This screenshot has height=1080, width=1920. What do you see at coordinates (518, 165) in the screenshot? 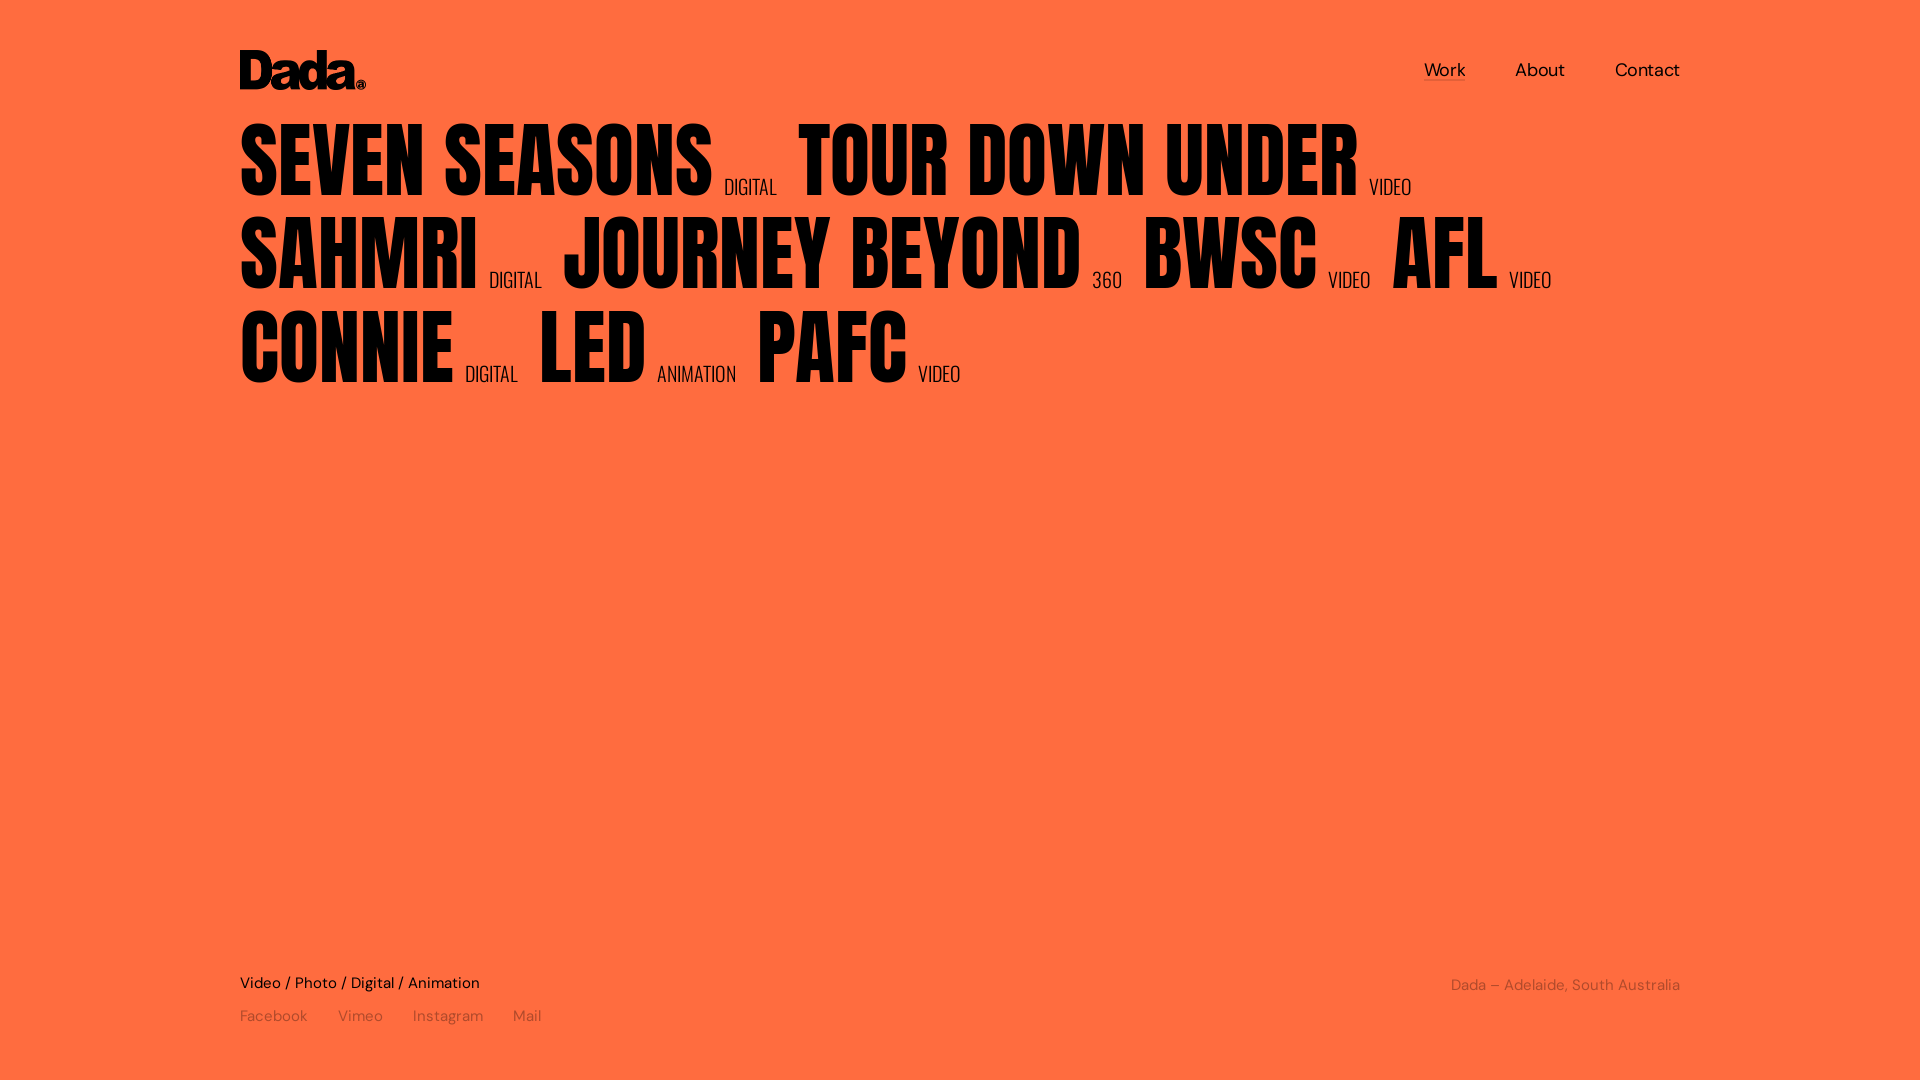
I see `'SEVEN SEASONS DIGITAL'` at bounding box center [518, 165].